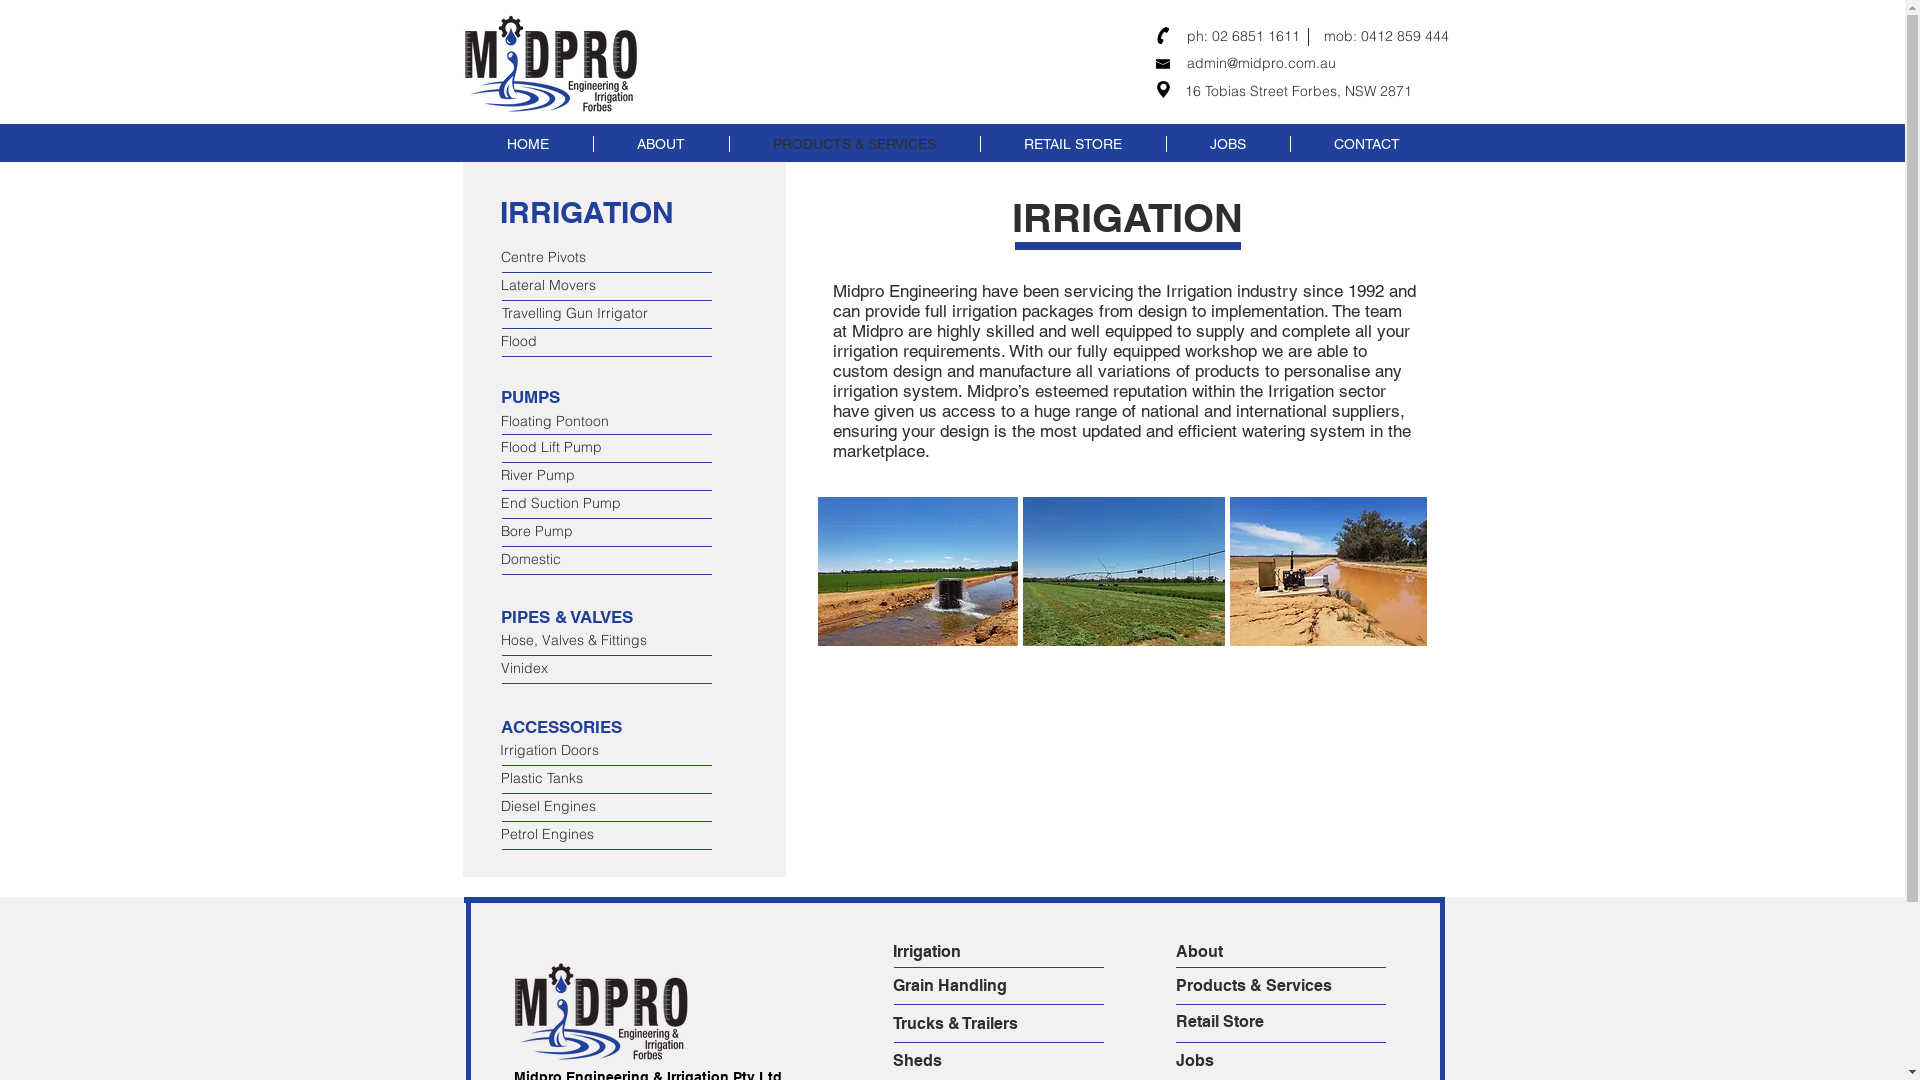  Describe the element at coordinates (547, 806) in the screenshot. I see `'Diesel Engines'` at that location.